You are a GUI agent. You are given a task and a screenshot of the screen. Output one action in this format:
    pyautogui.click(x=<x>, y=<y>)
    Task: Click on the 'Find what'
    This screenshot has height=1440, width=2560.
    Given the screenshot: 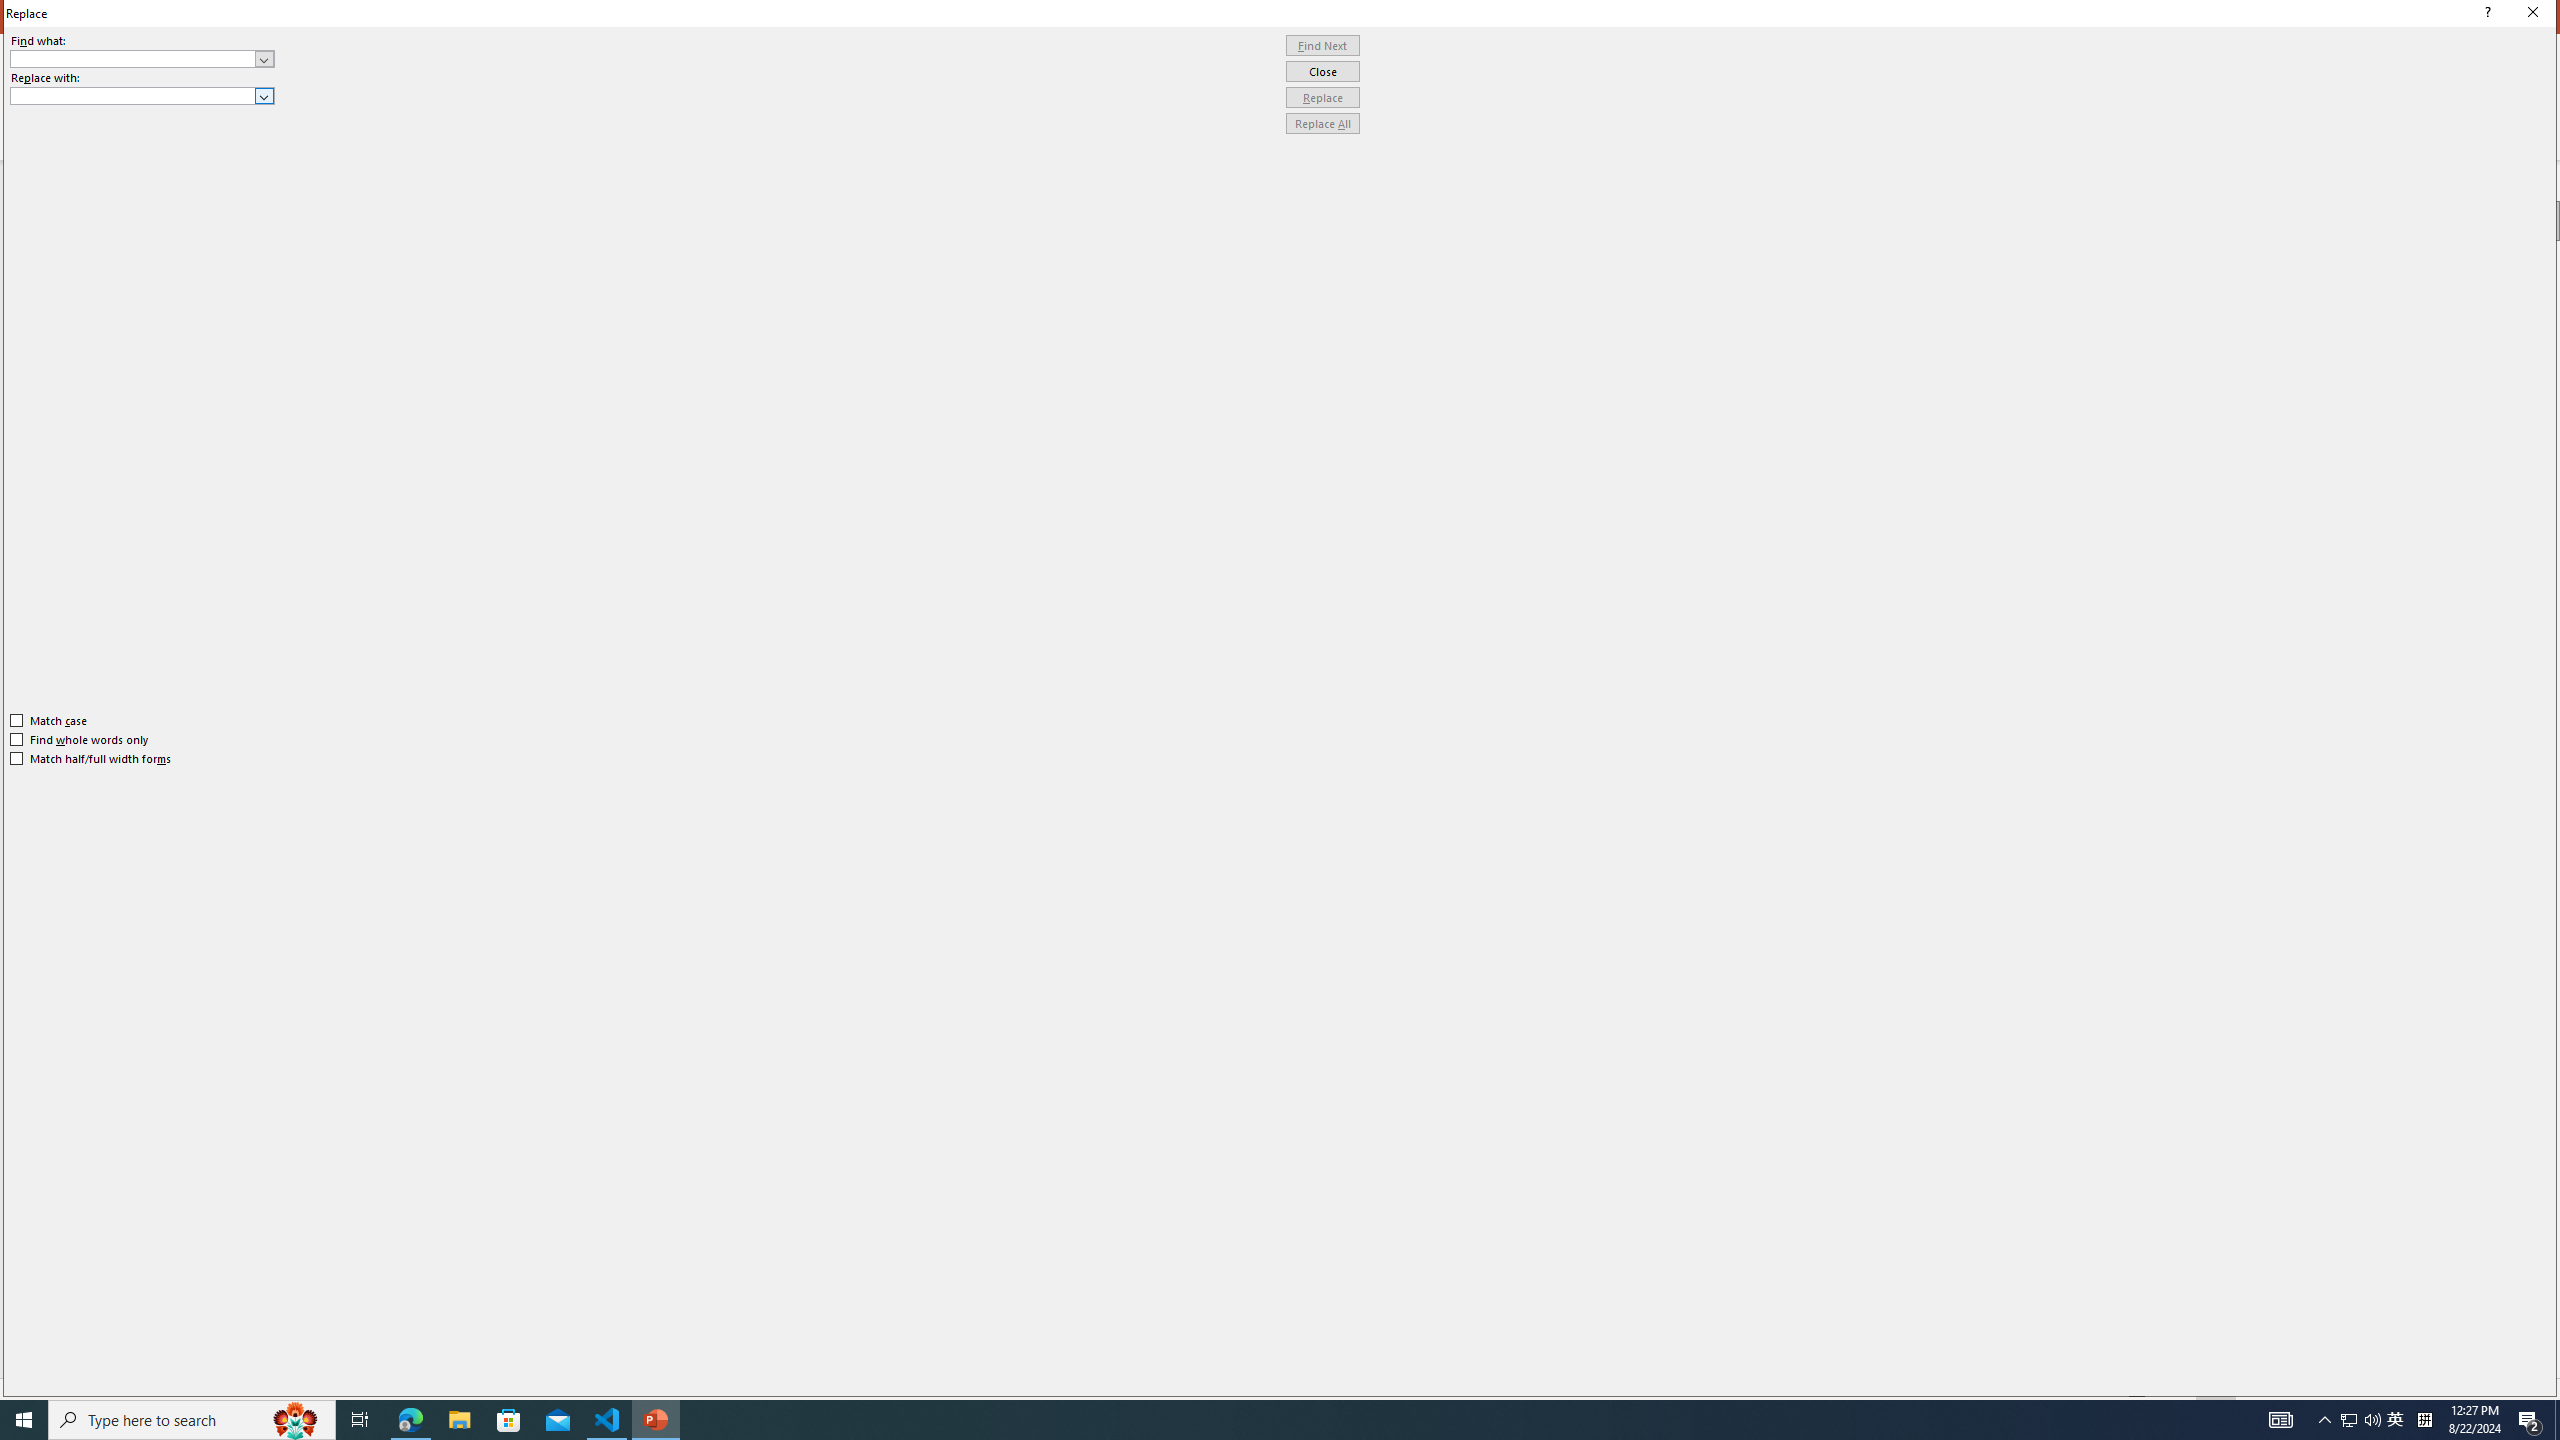 What is the action you would take?
    pyautogui.click(x=133, y=58)
    